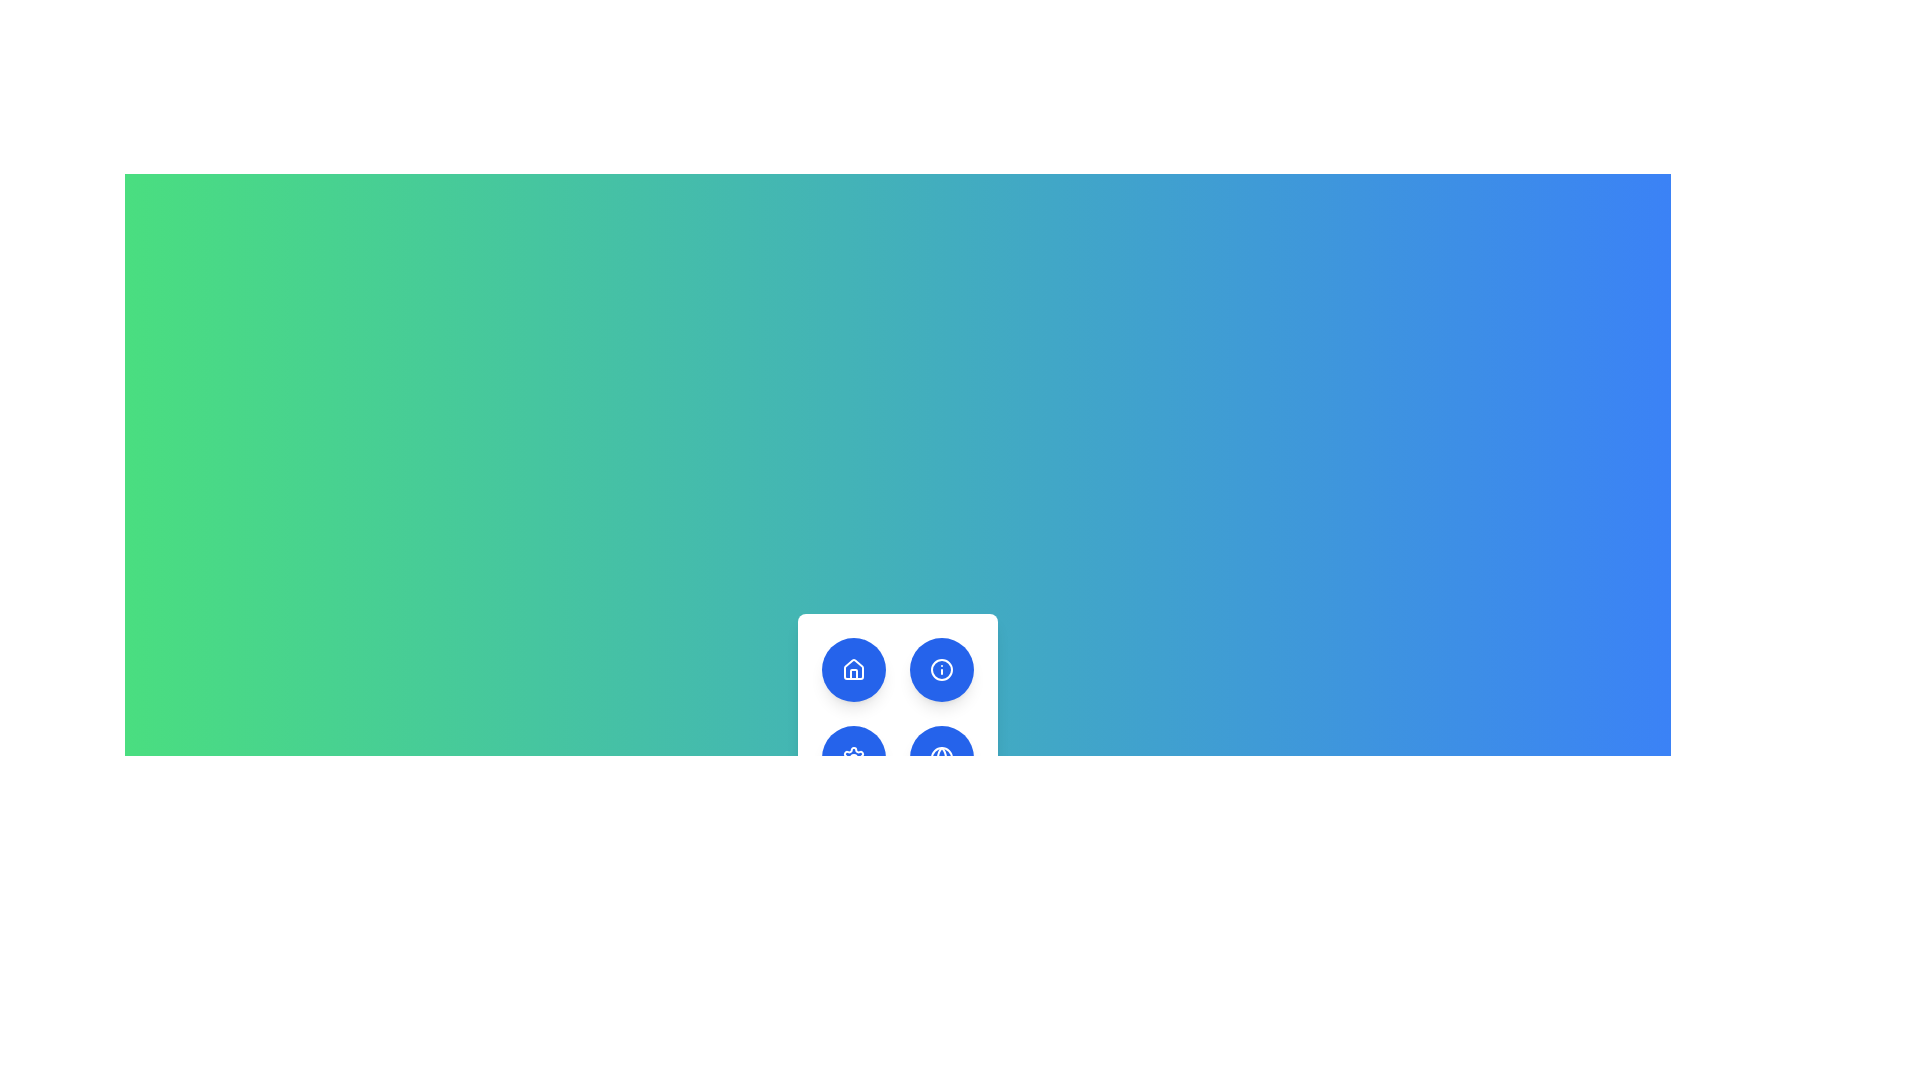 Image resolution: width=1920 pixels, height=1080 pixels. I want to click on the globe icon located in the bottom row of a grid pattern of icons, positioned to the right, representing global options or international settings, so click(940, 758).